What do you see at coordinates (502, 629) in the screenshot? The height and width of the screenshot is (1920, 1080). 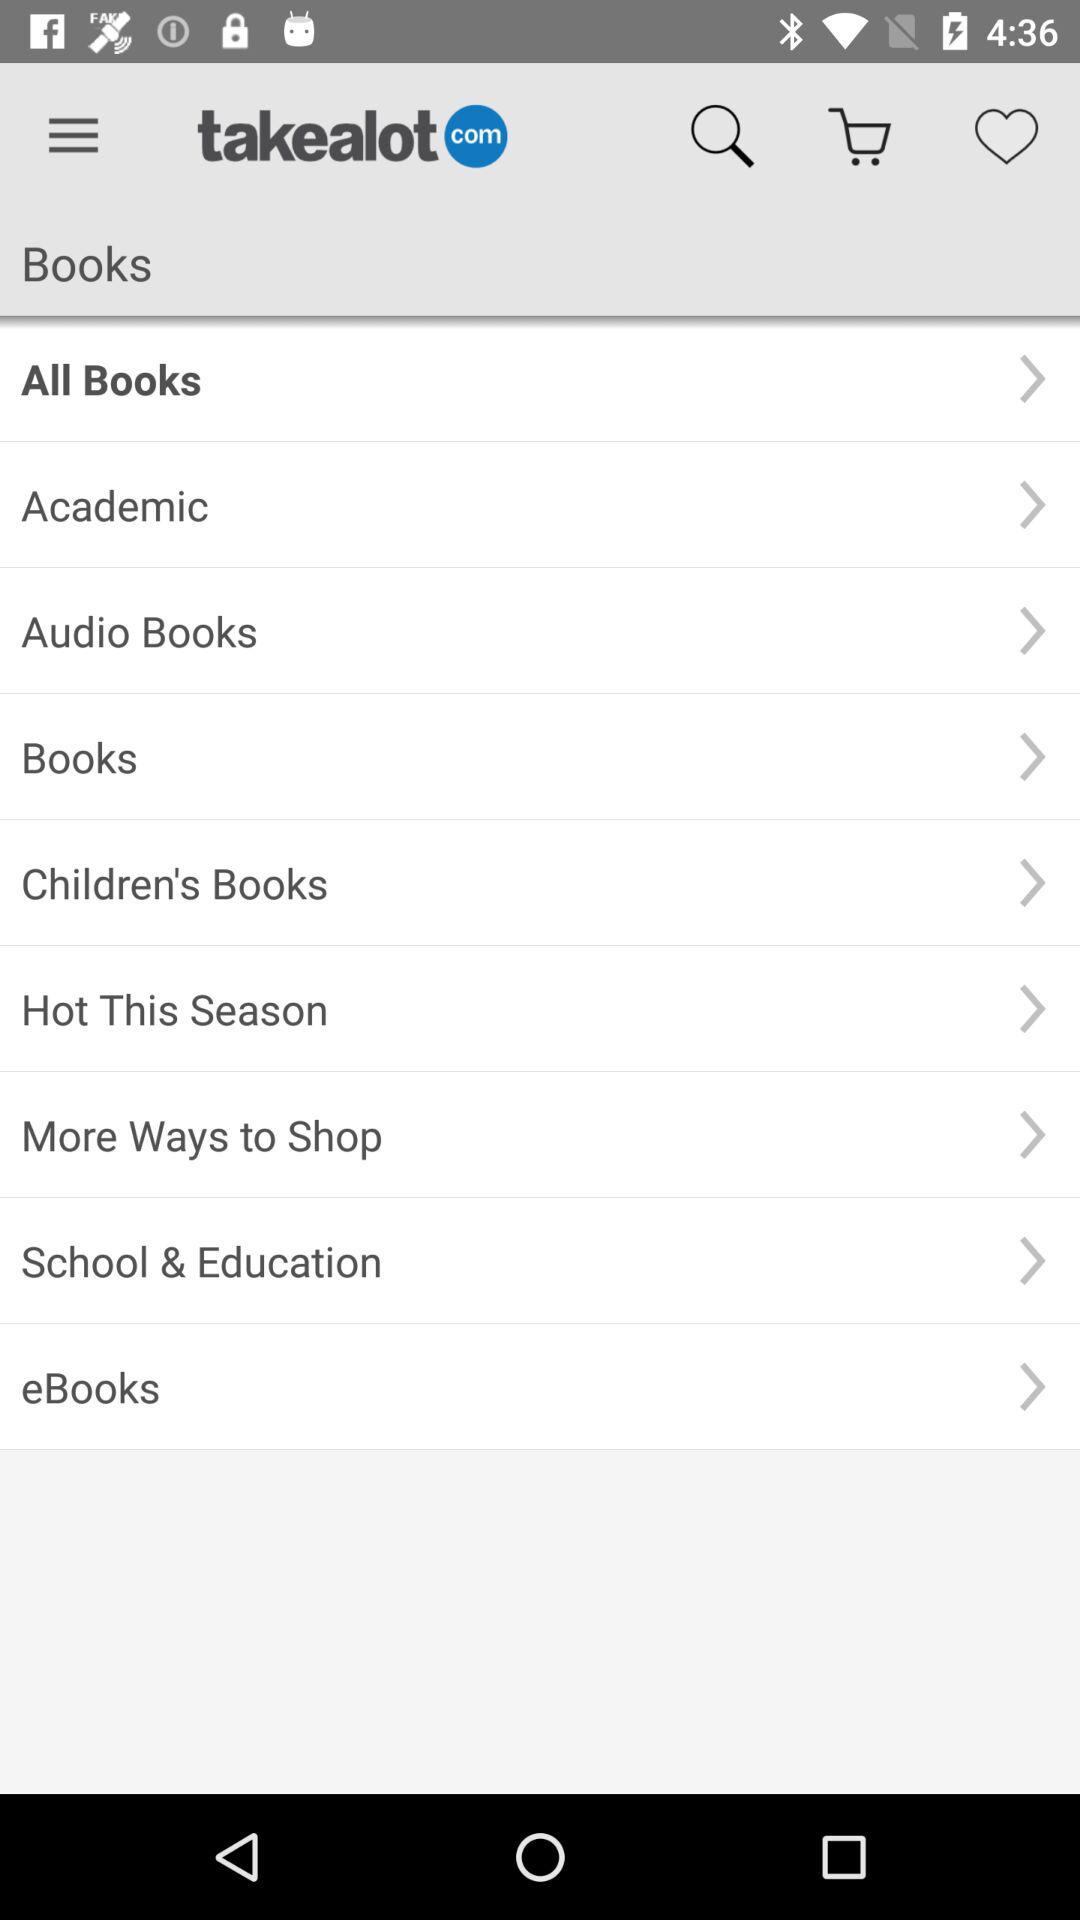 I see `audio books icon` at bounding box center [502, 629].